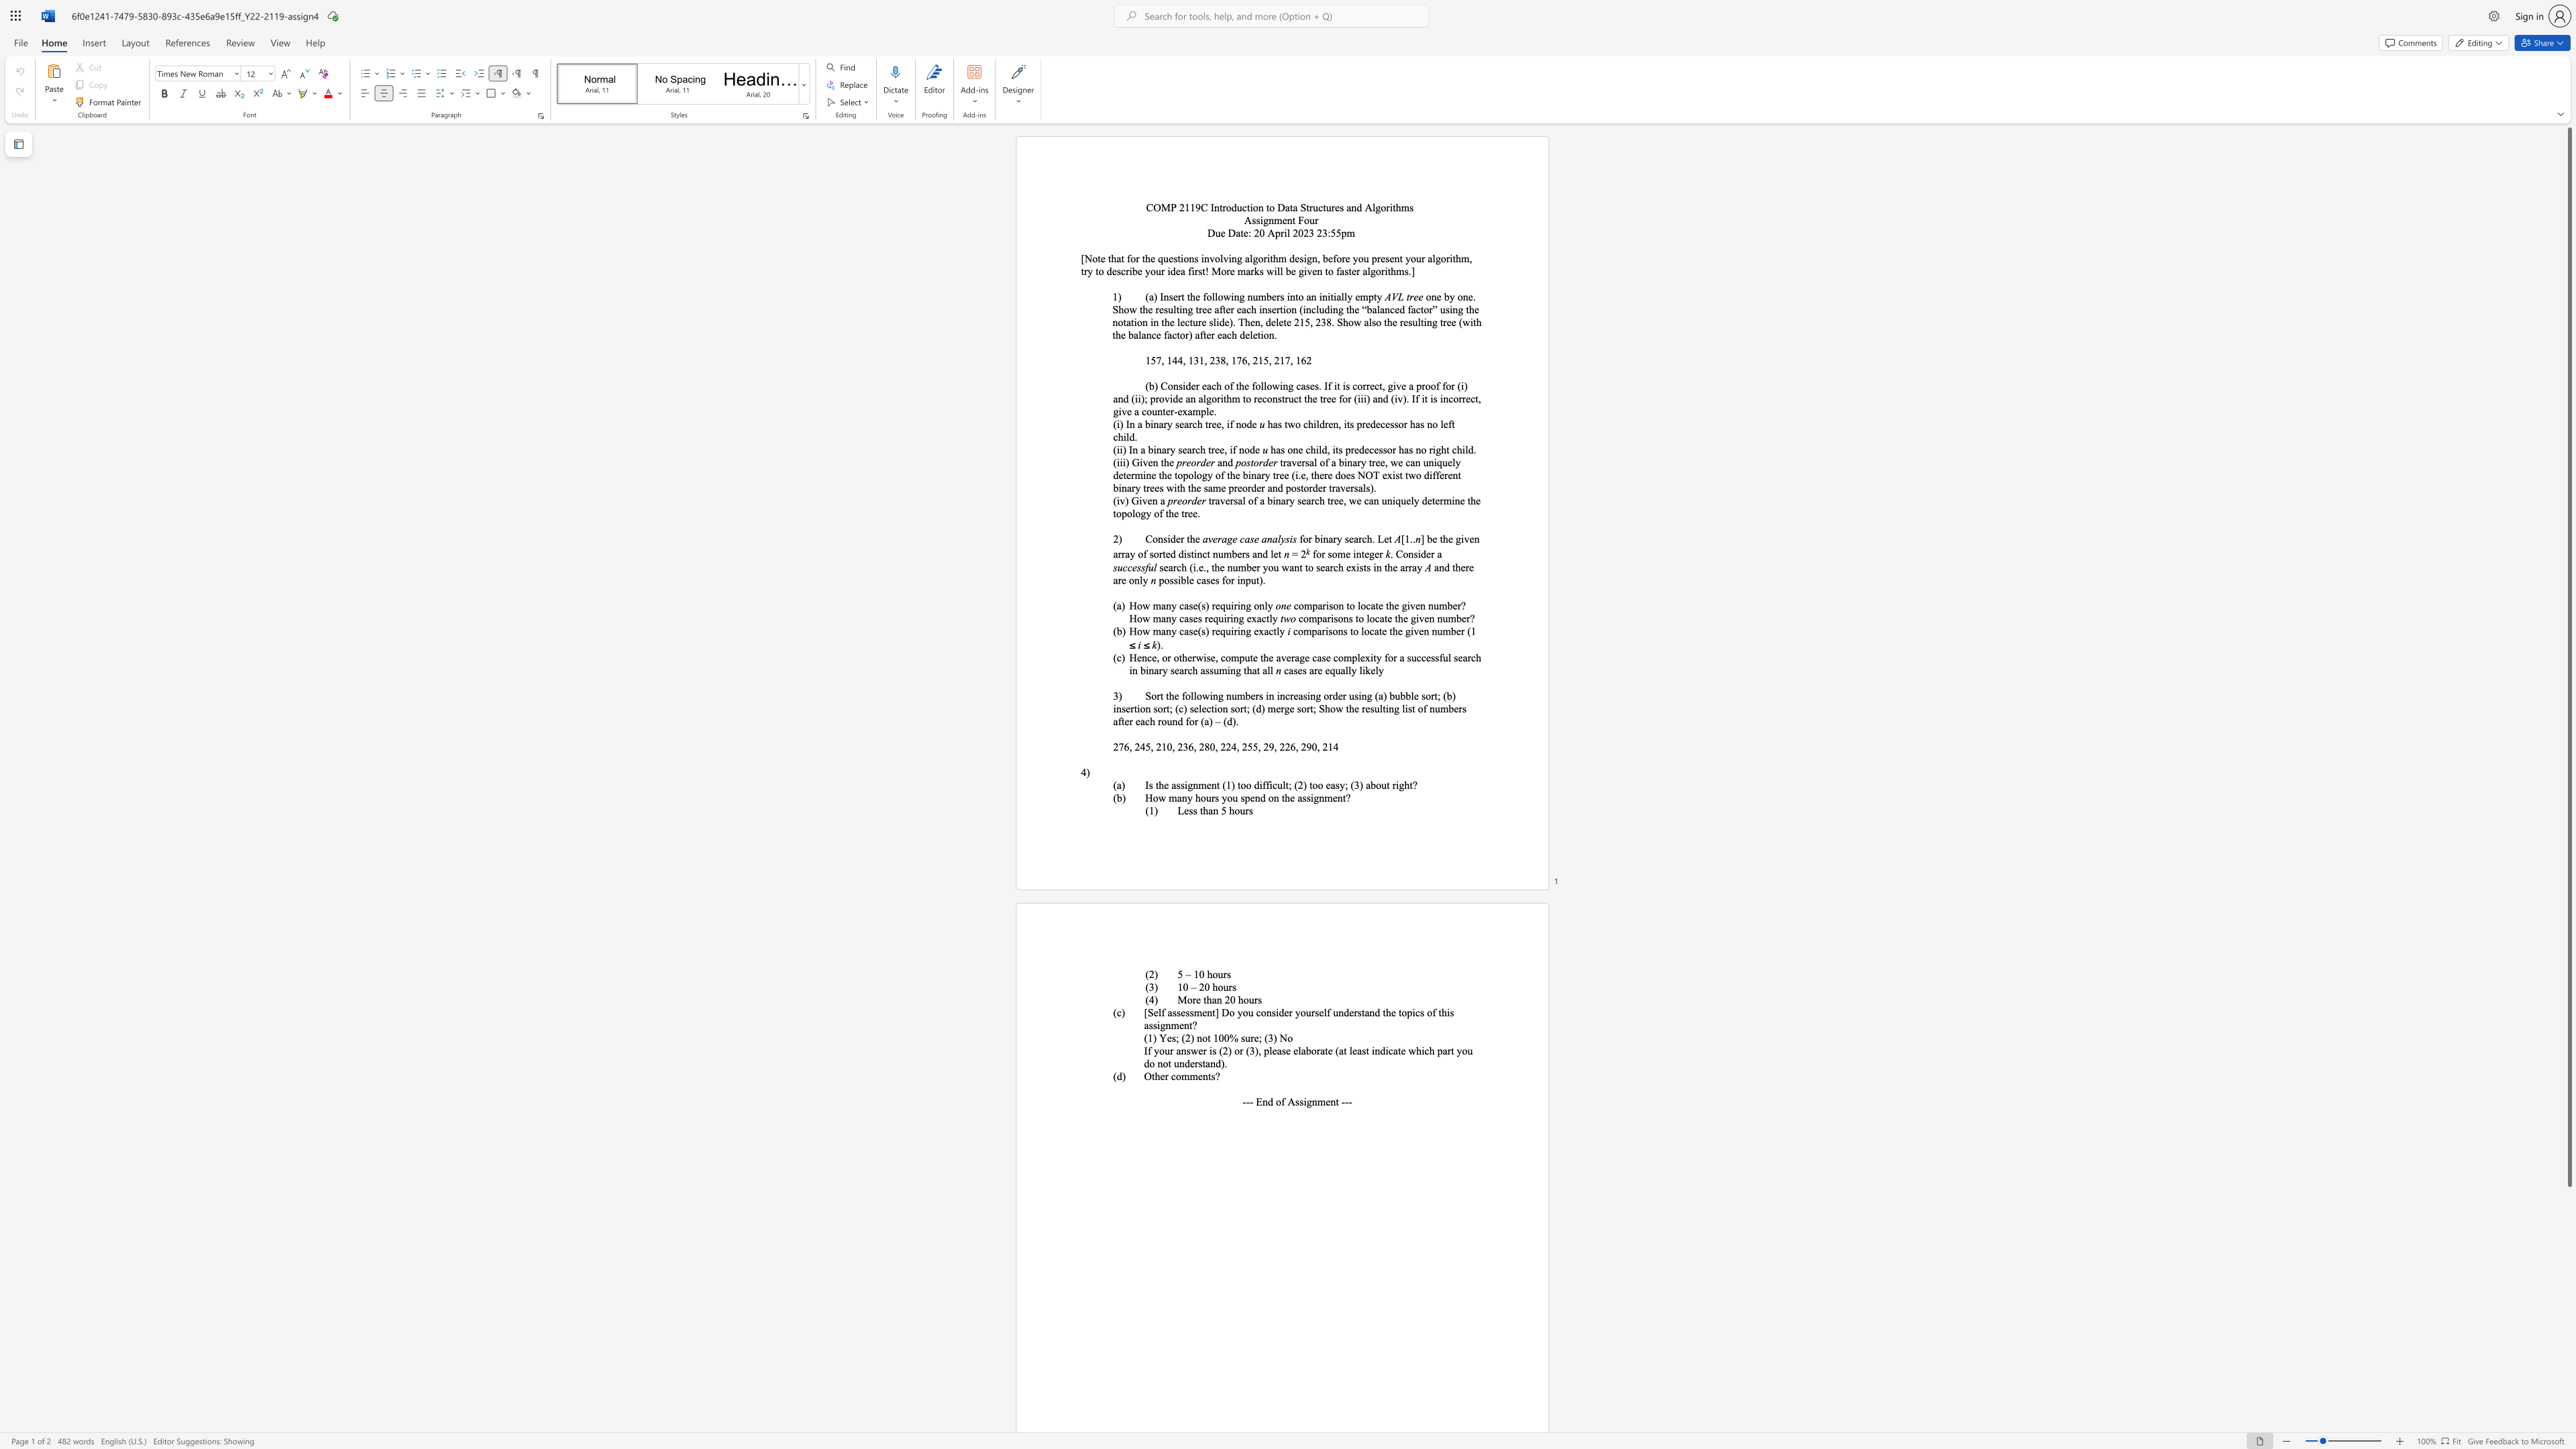 The image size is (2576, 1449). Describe the element at coordinates (1379, 423) in the screenshot. I see `the subset text "cessor has" within the text "has two children, its predecessor has no left child."` at that location.